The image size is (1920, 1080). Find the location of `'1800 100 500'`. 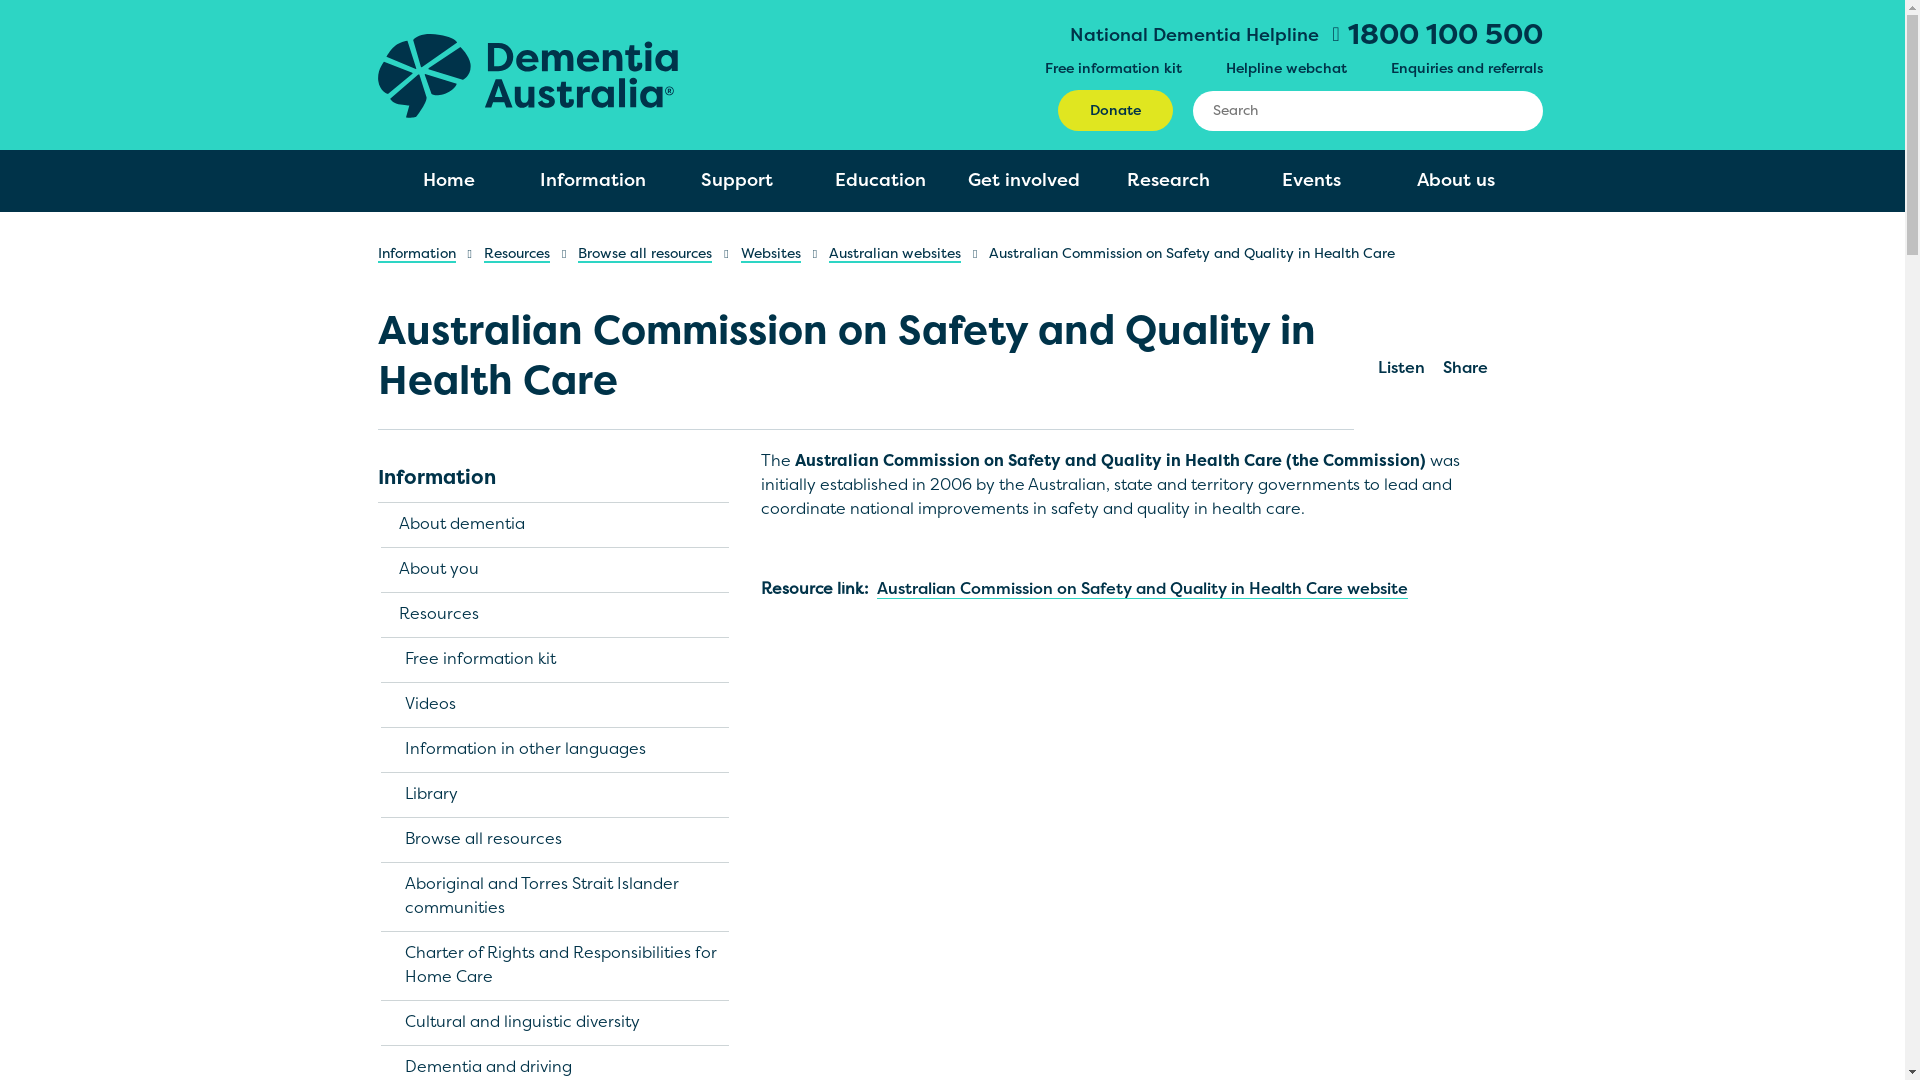

'1800 100 500' is located at coordinates (1435, 37).